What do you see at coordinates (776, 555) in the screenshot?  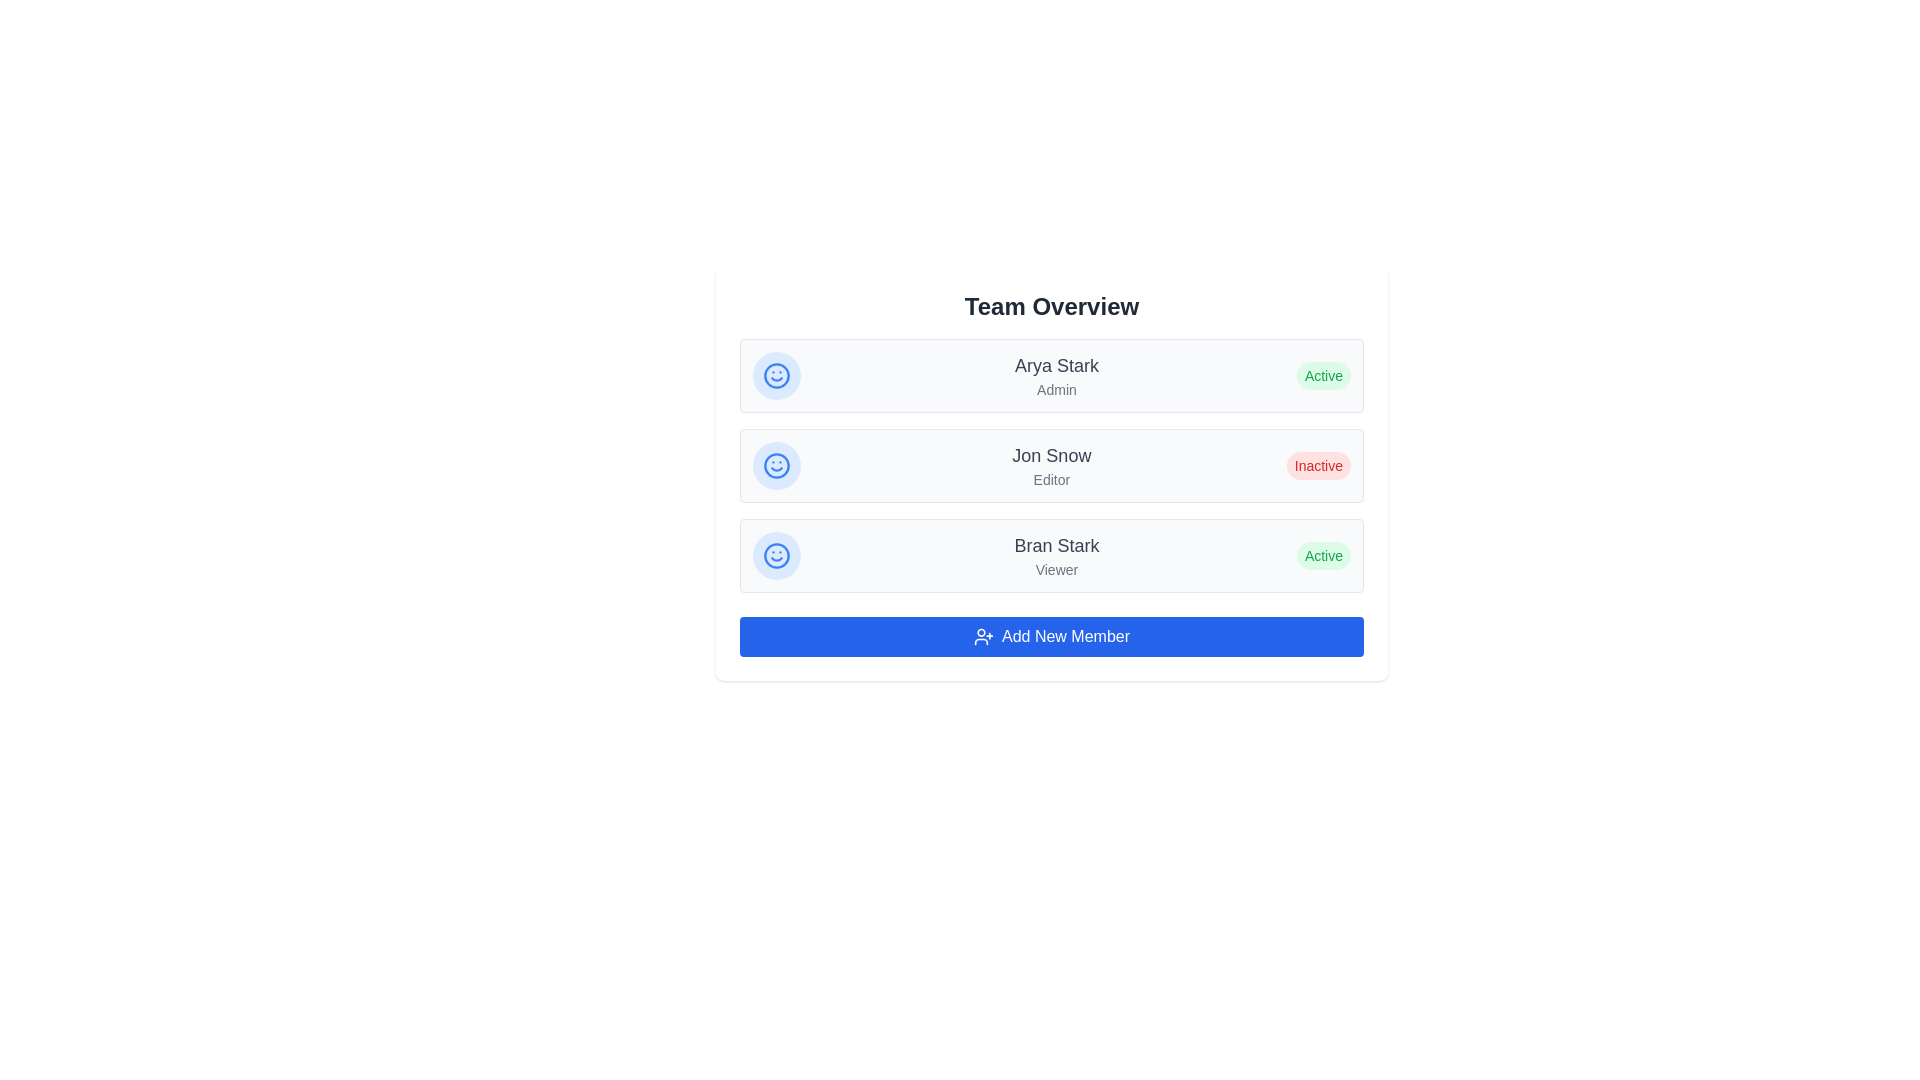 I see `the circular element with a blue outline and light blue background, which represents the avatar for the user entry 'Bran Stark'` at bounding box center [776, 555].